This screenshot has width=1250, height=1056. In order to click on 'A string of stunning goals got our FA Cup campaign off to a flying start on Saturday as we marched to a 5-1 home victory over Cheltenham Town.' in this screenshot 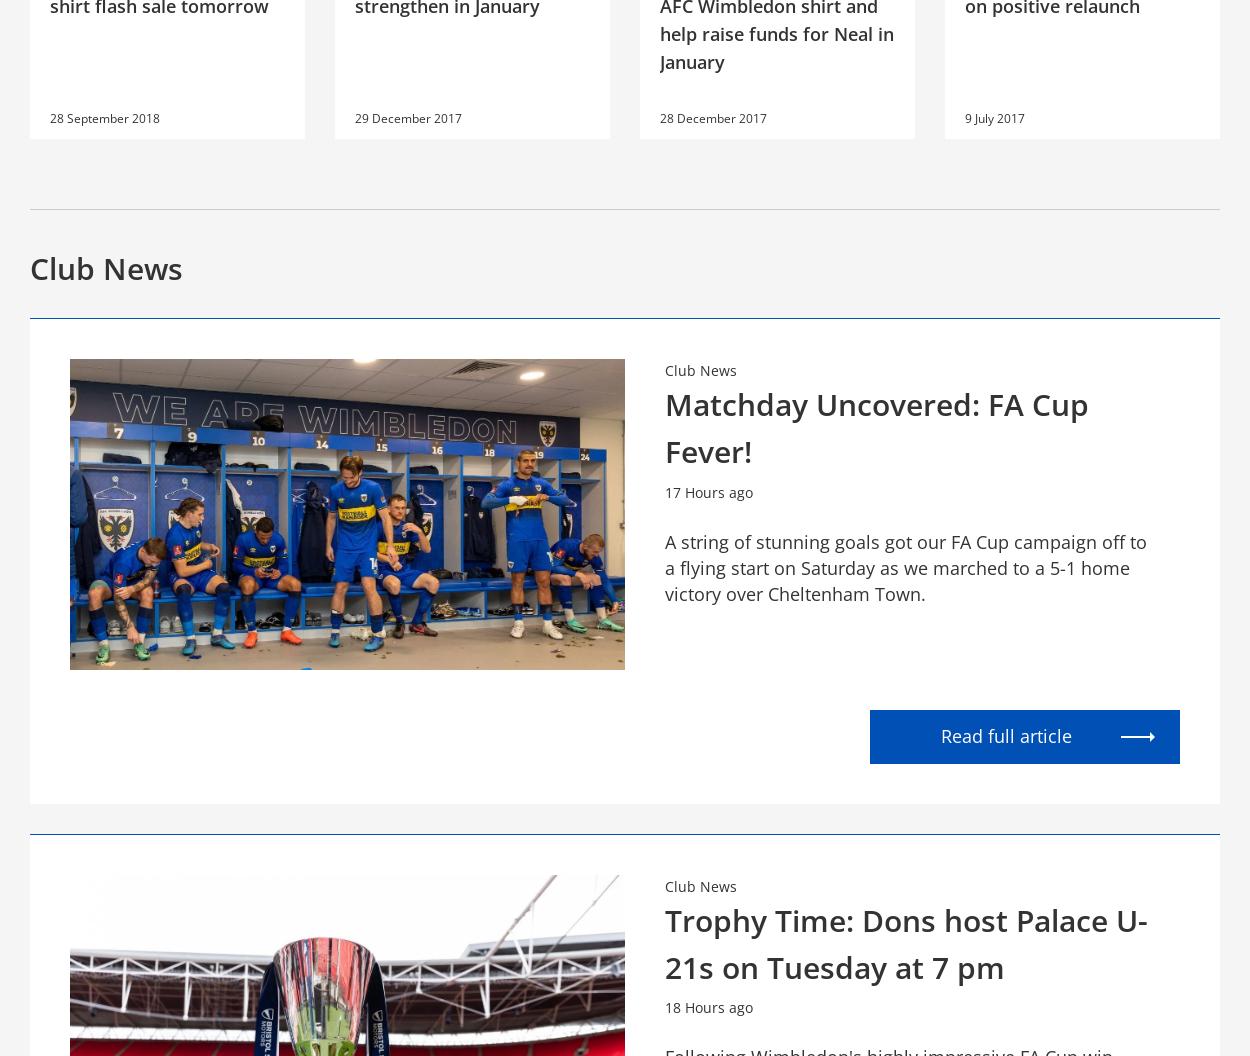, I will do `click(906, 566)`.